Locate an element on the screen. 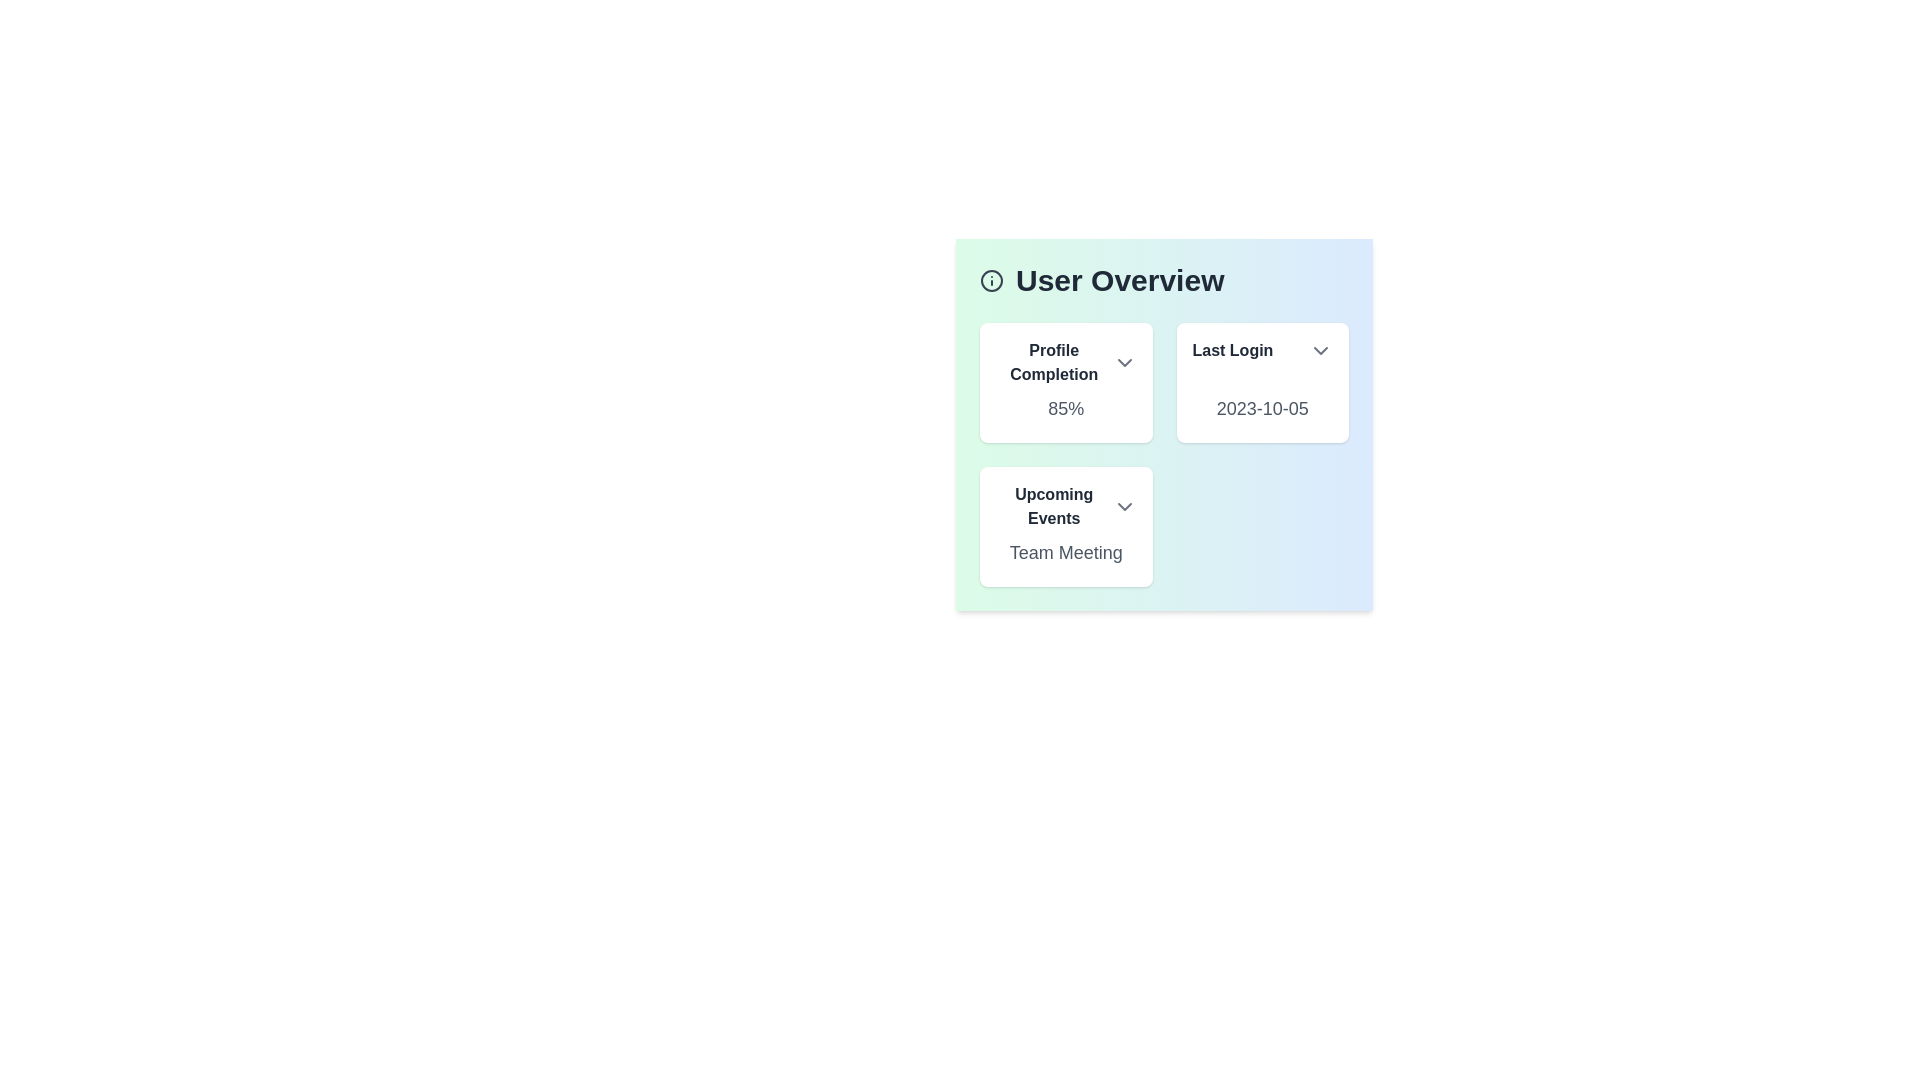 This screenshot has height=1080, width=1920. the text label displaying '85%' located in the 'Profile Completion' section of the 'User Overview' module is located at coordinates (1065, 407).